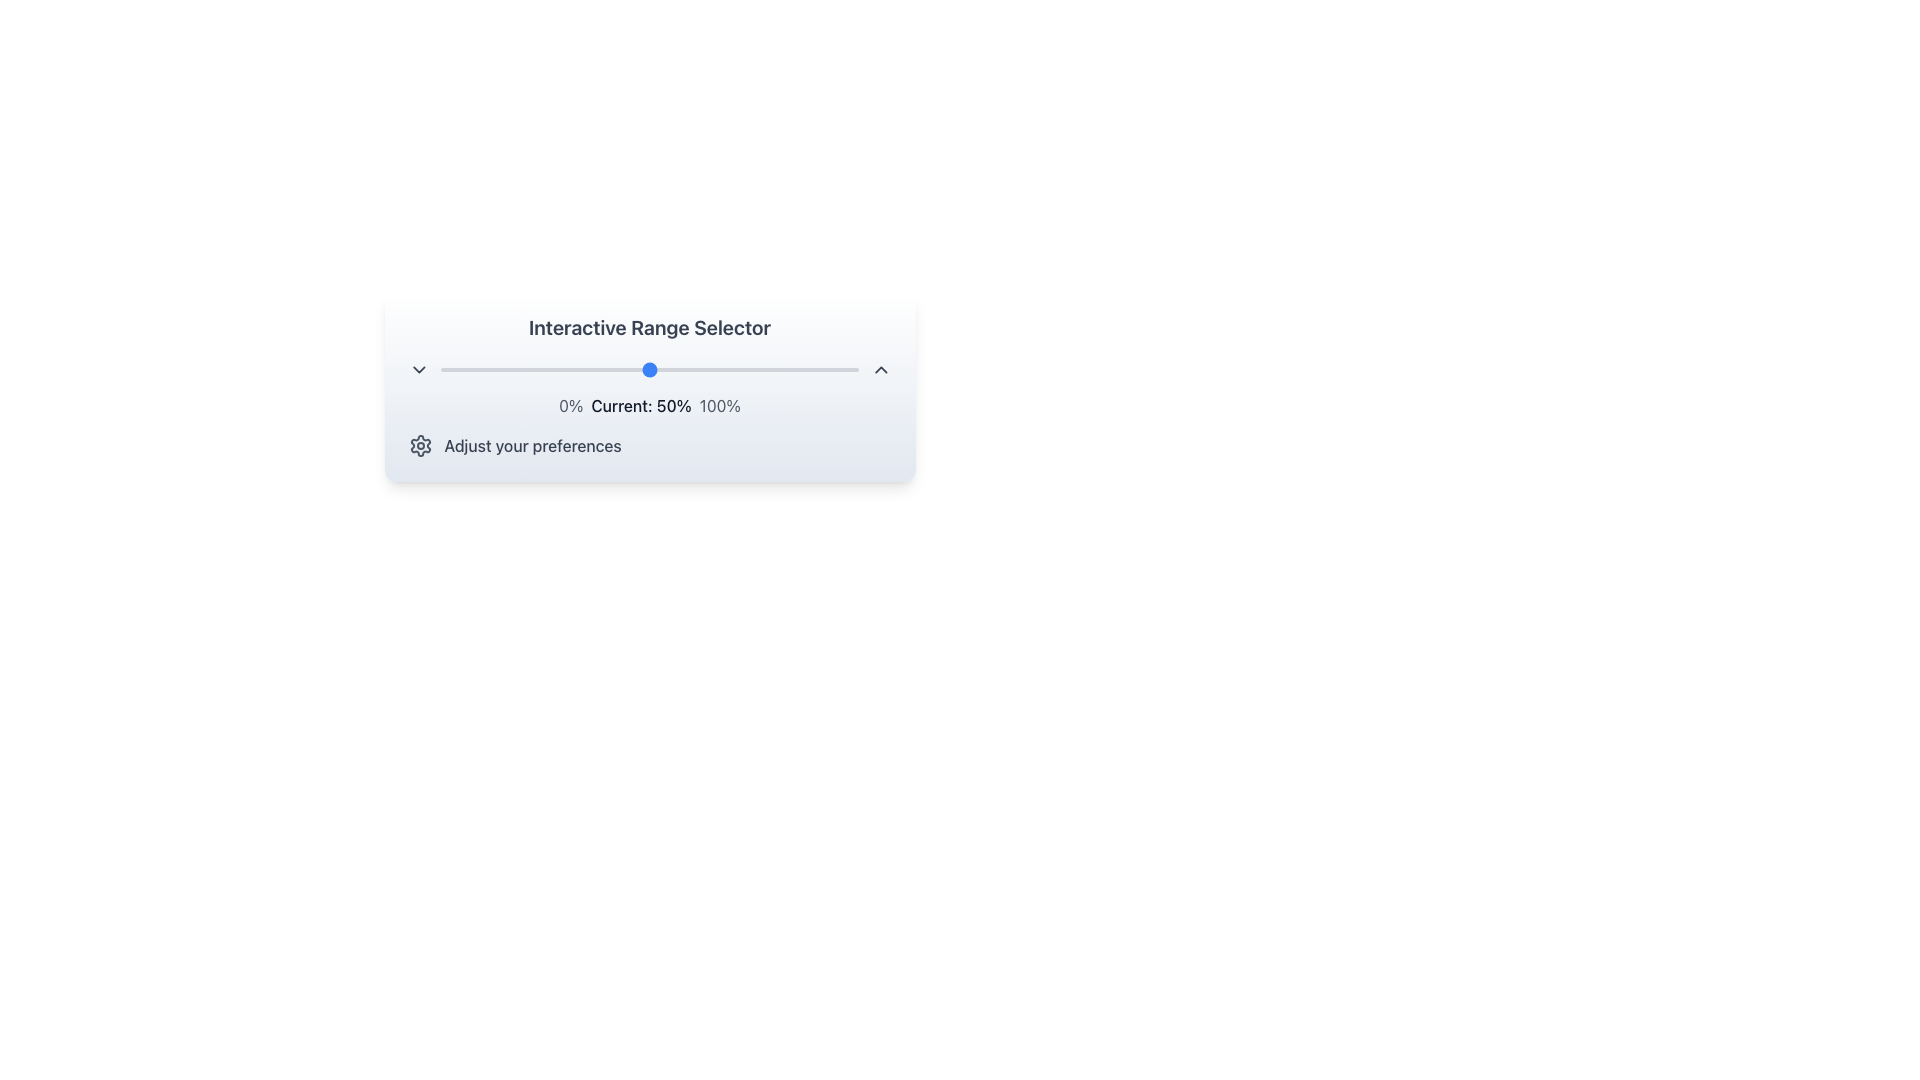 This screenshot has height=1080, width=1920. What do you see at coordinates (570, 405) in the screenshot?
I see `the text element indicating the starting point of the range in the interactive range selector, which shows '0%'` at bounding box center [570, 405].